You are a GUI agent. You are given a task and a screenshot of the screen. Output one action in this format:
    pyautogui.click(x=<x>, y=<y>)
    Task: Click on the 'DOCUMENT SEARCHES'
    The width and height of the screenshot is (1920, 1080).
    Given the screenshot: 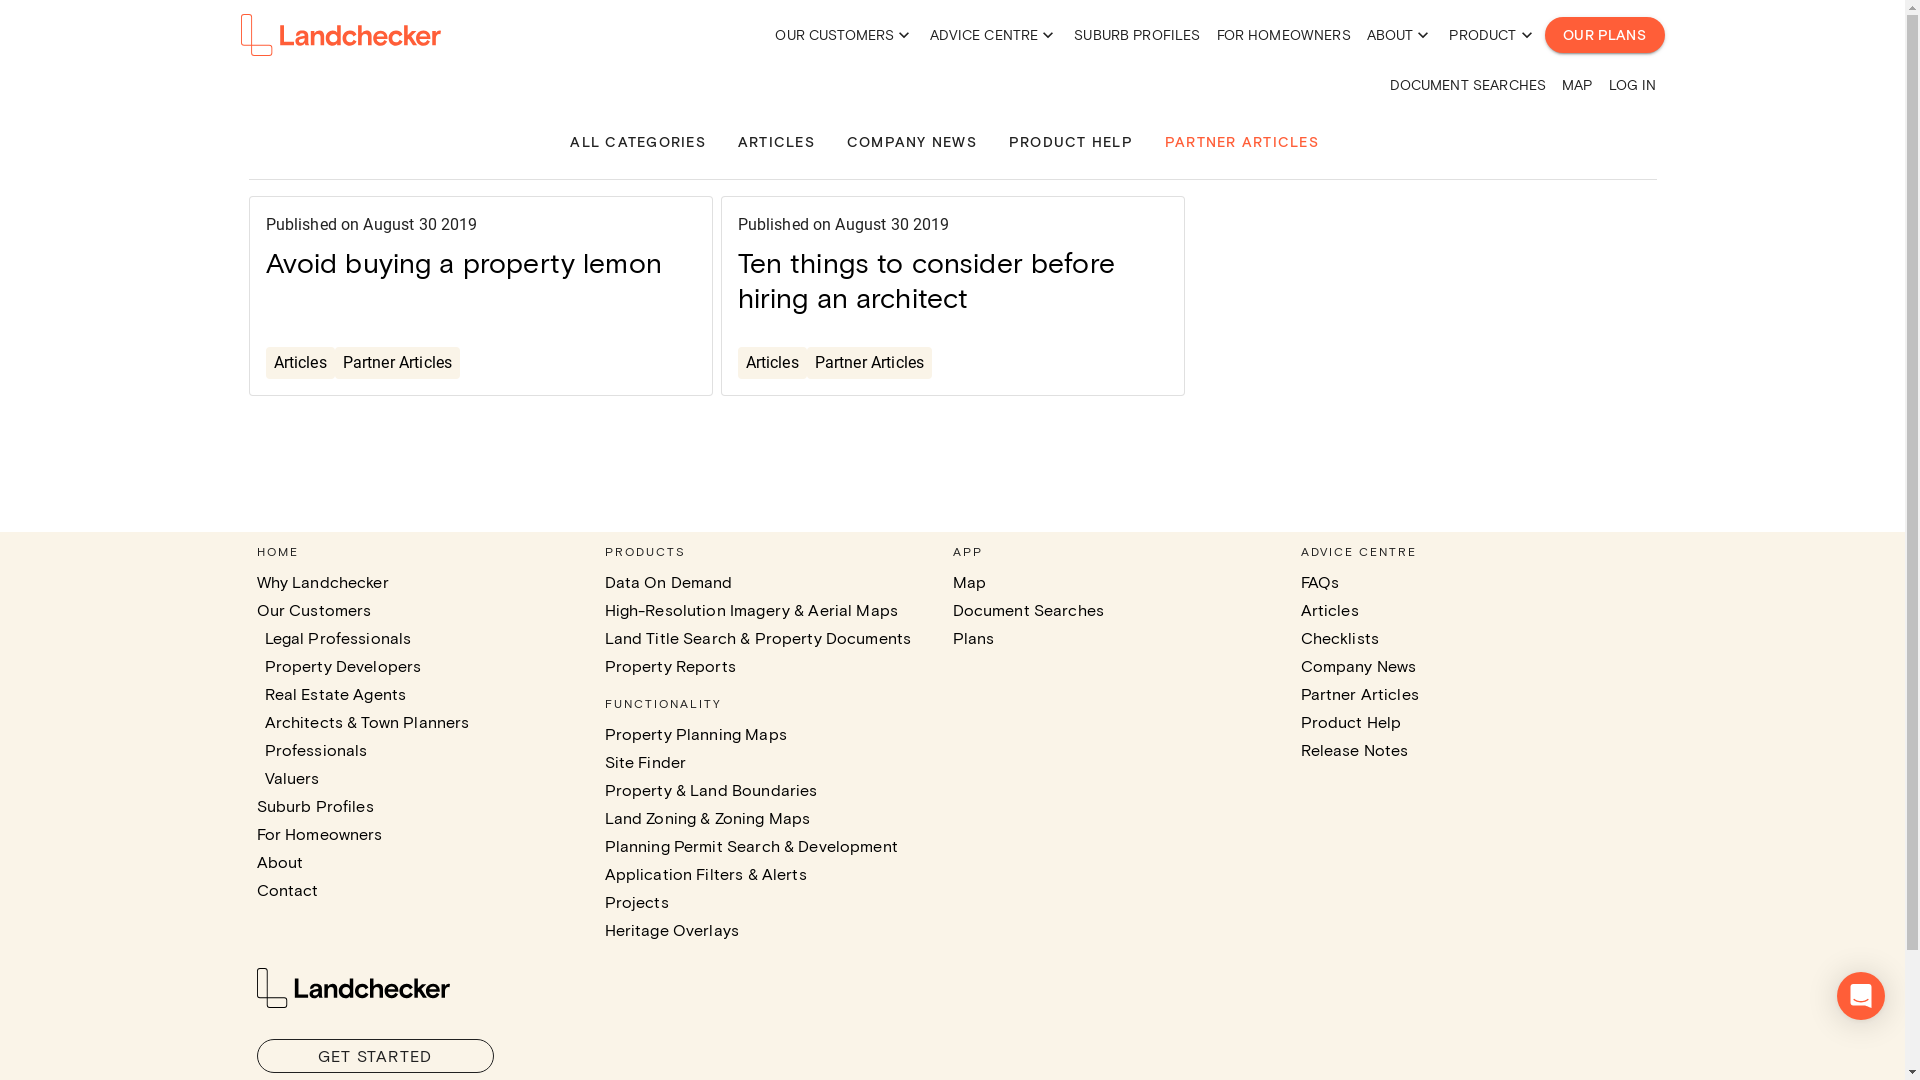 What is the action you would take?
    pyautogui.click(x=1468, y=83)
    